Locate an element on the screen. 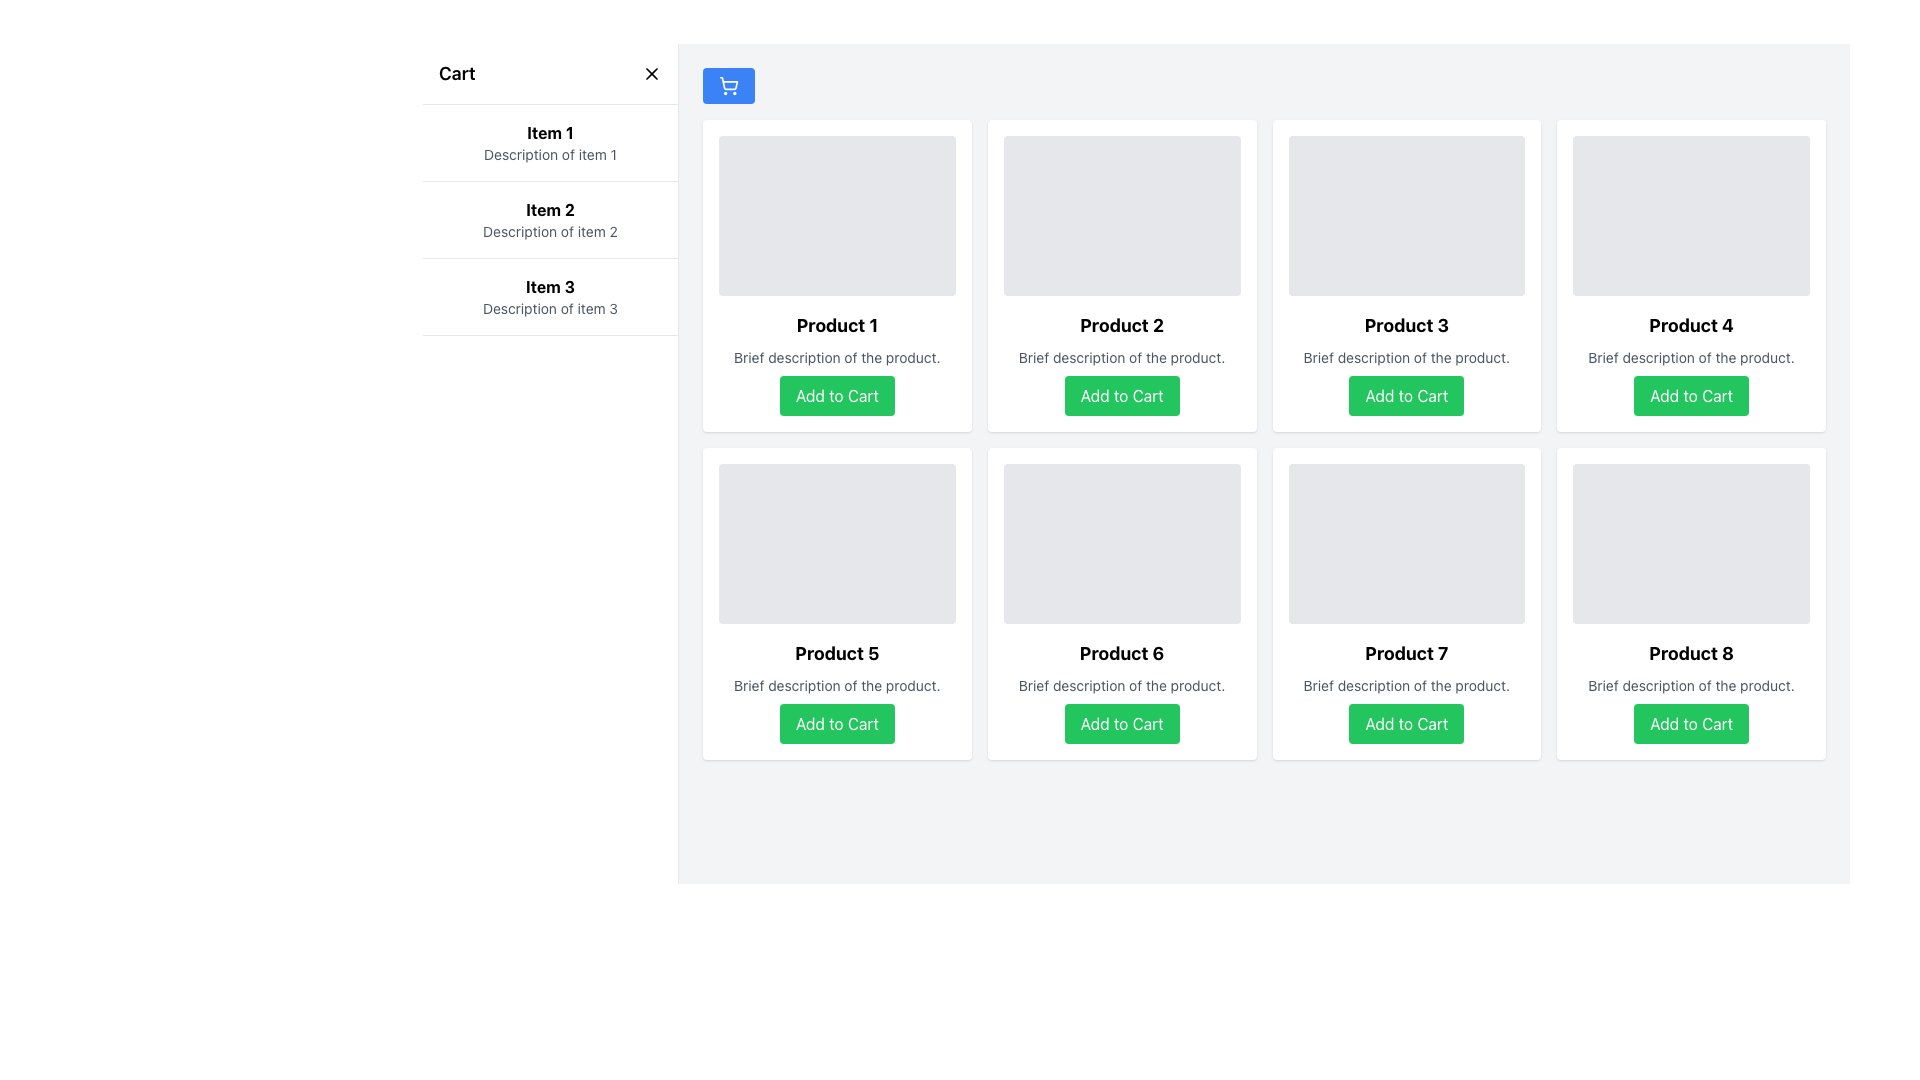 The width and height of the screenshot is (1920, 1080). the second item in the vertical list representing an item entry, which displays its name and description is located at coordinates (550, 220).